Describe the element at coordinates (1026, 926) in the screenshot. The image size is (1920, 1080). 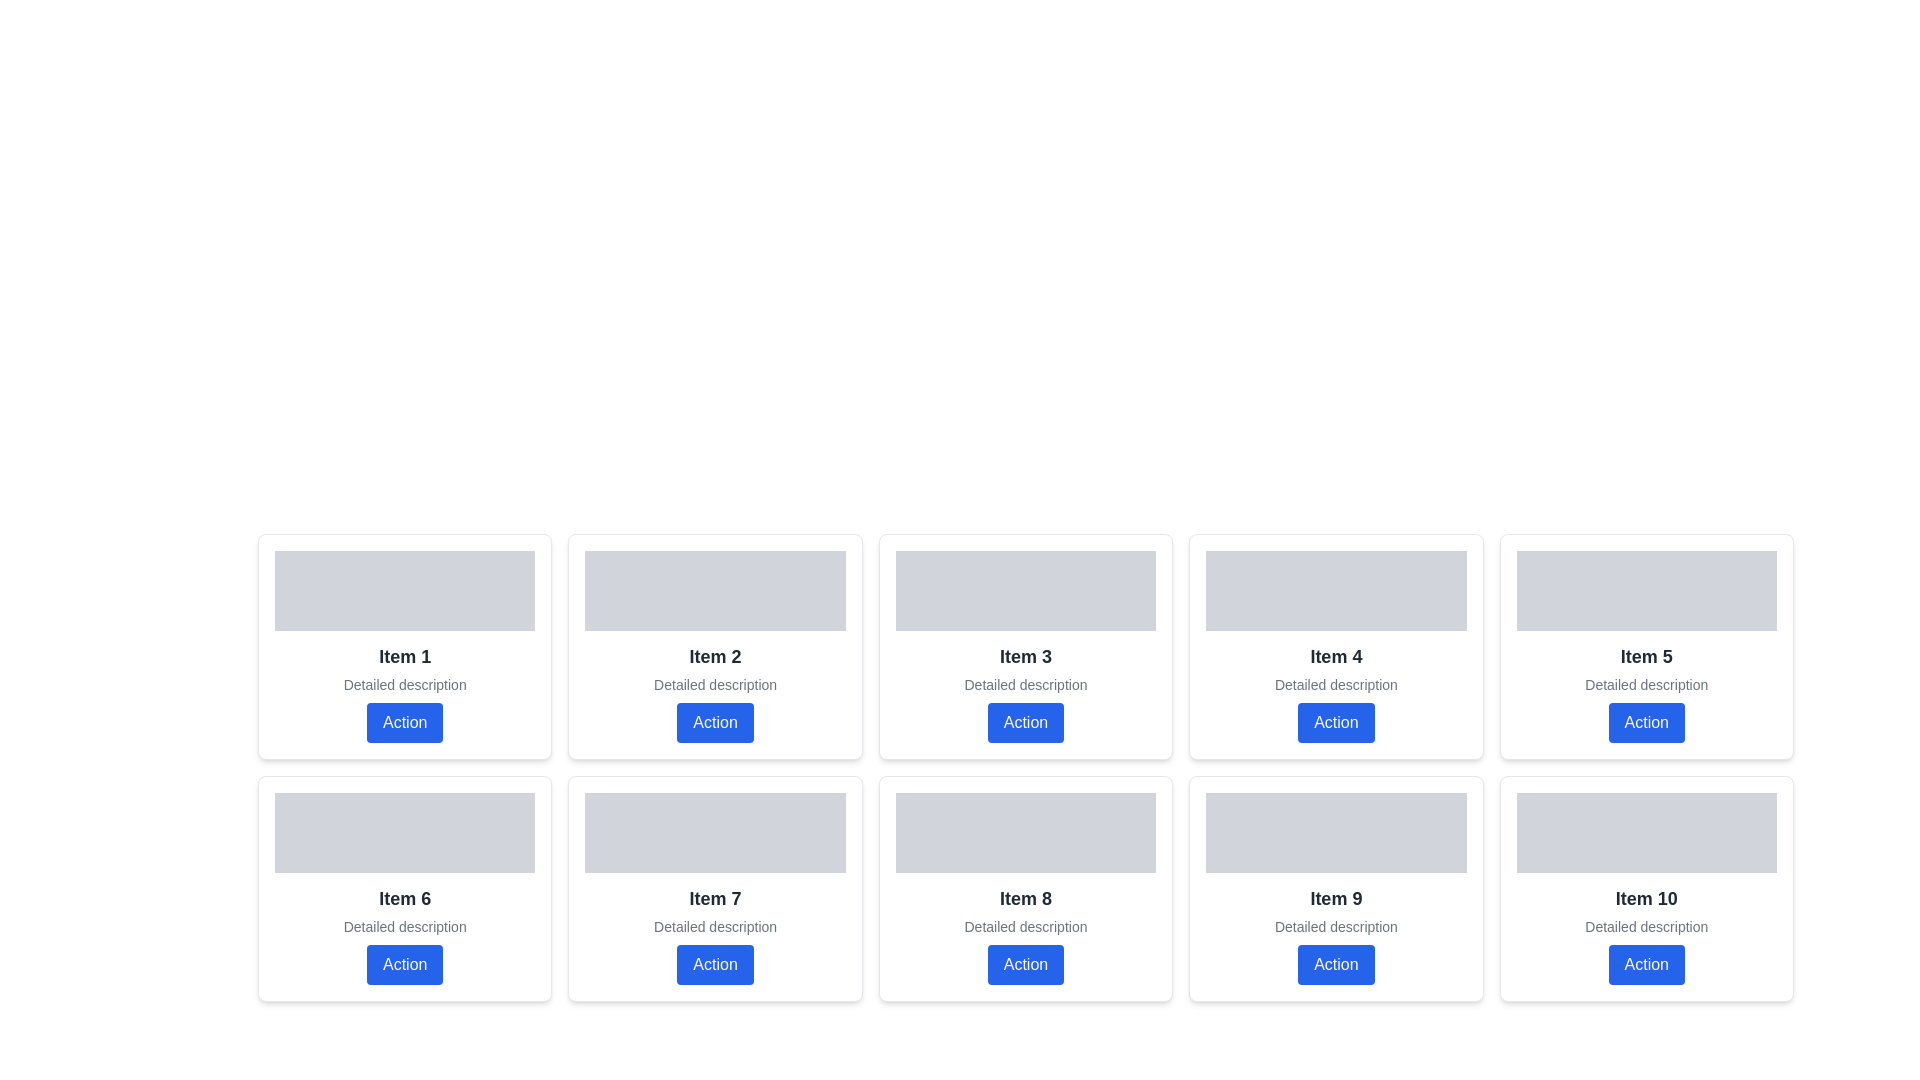
I see `the informative Text Label located within the card labeled 'Item 8', which is positioned centrally in the second row of a grid layout, immediately below the title 'Item 8' and above the 'Action' button` at that location.